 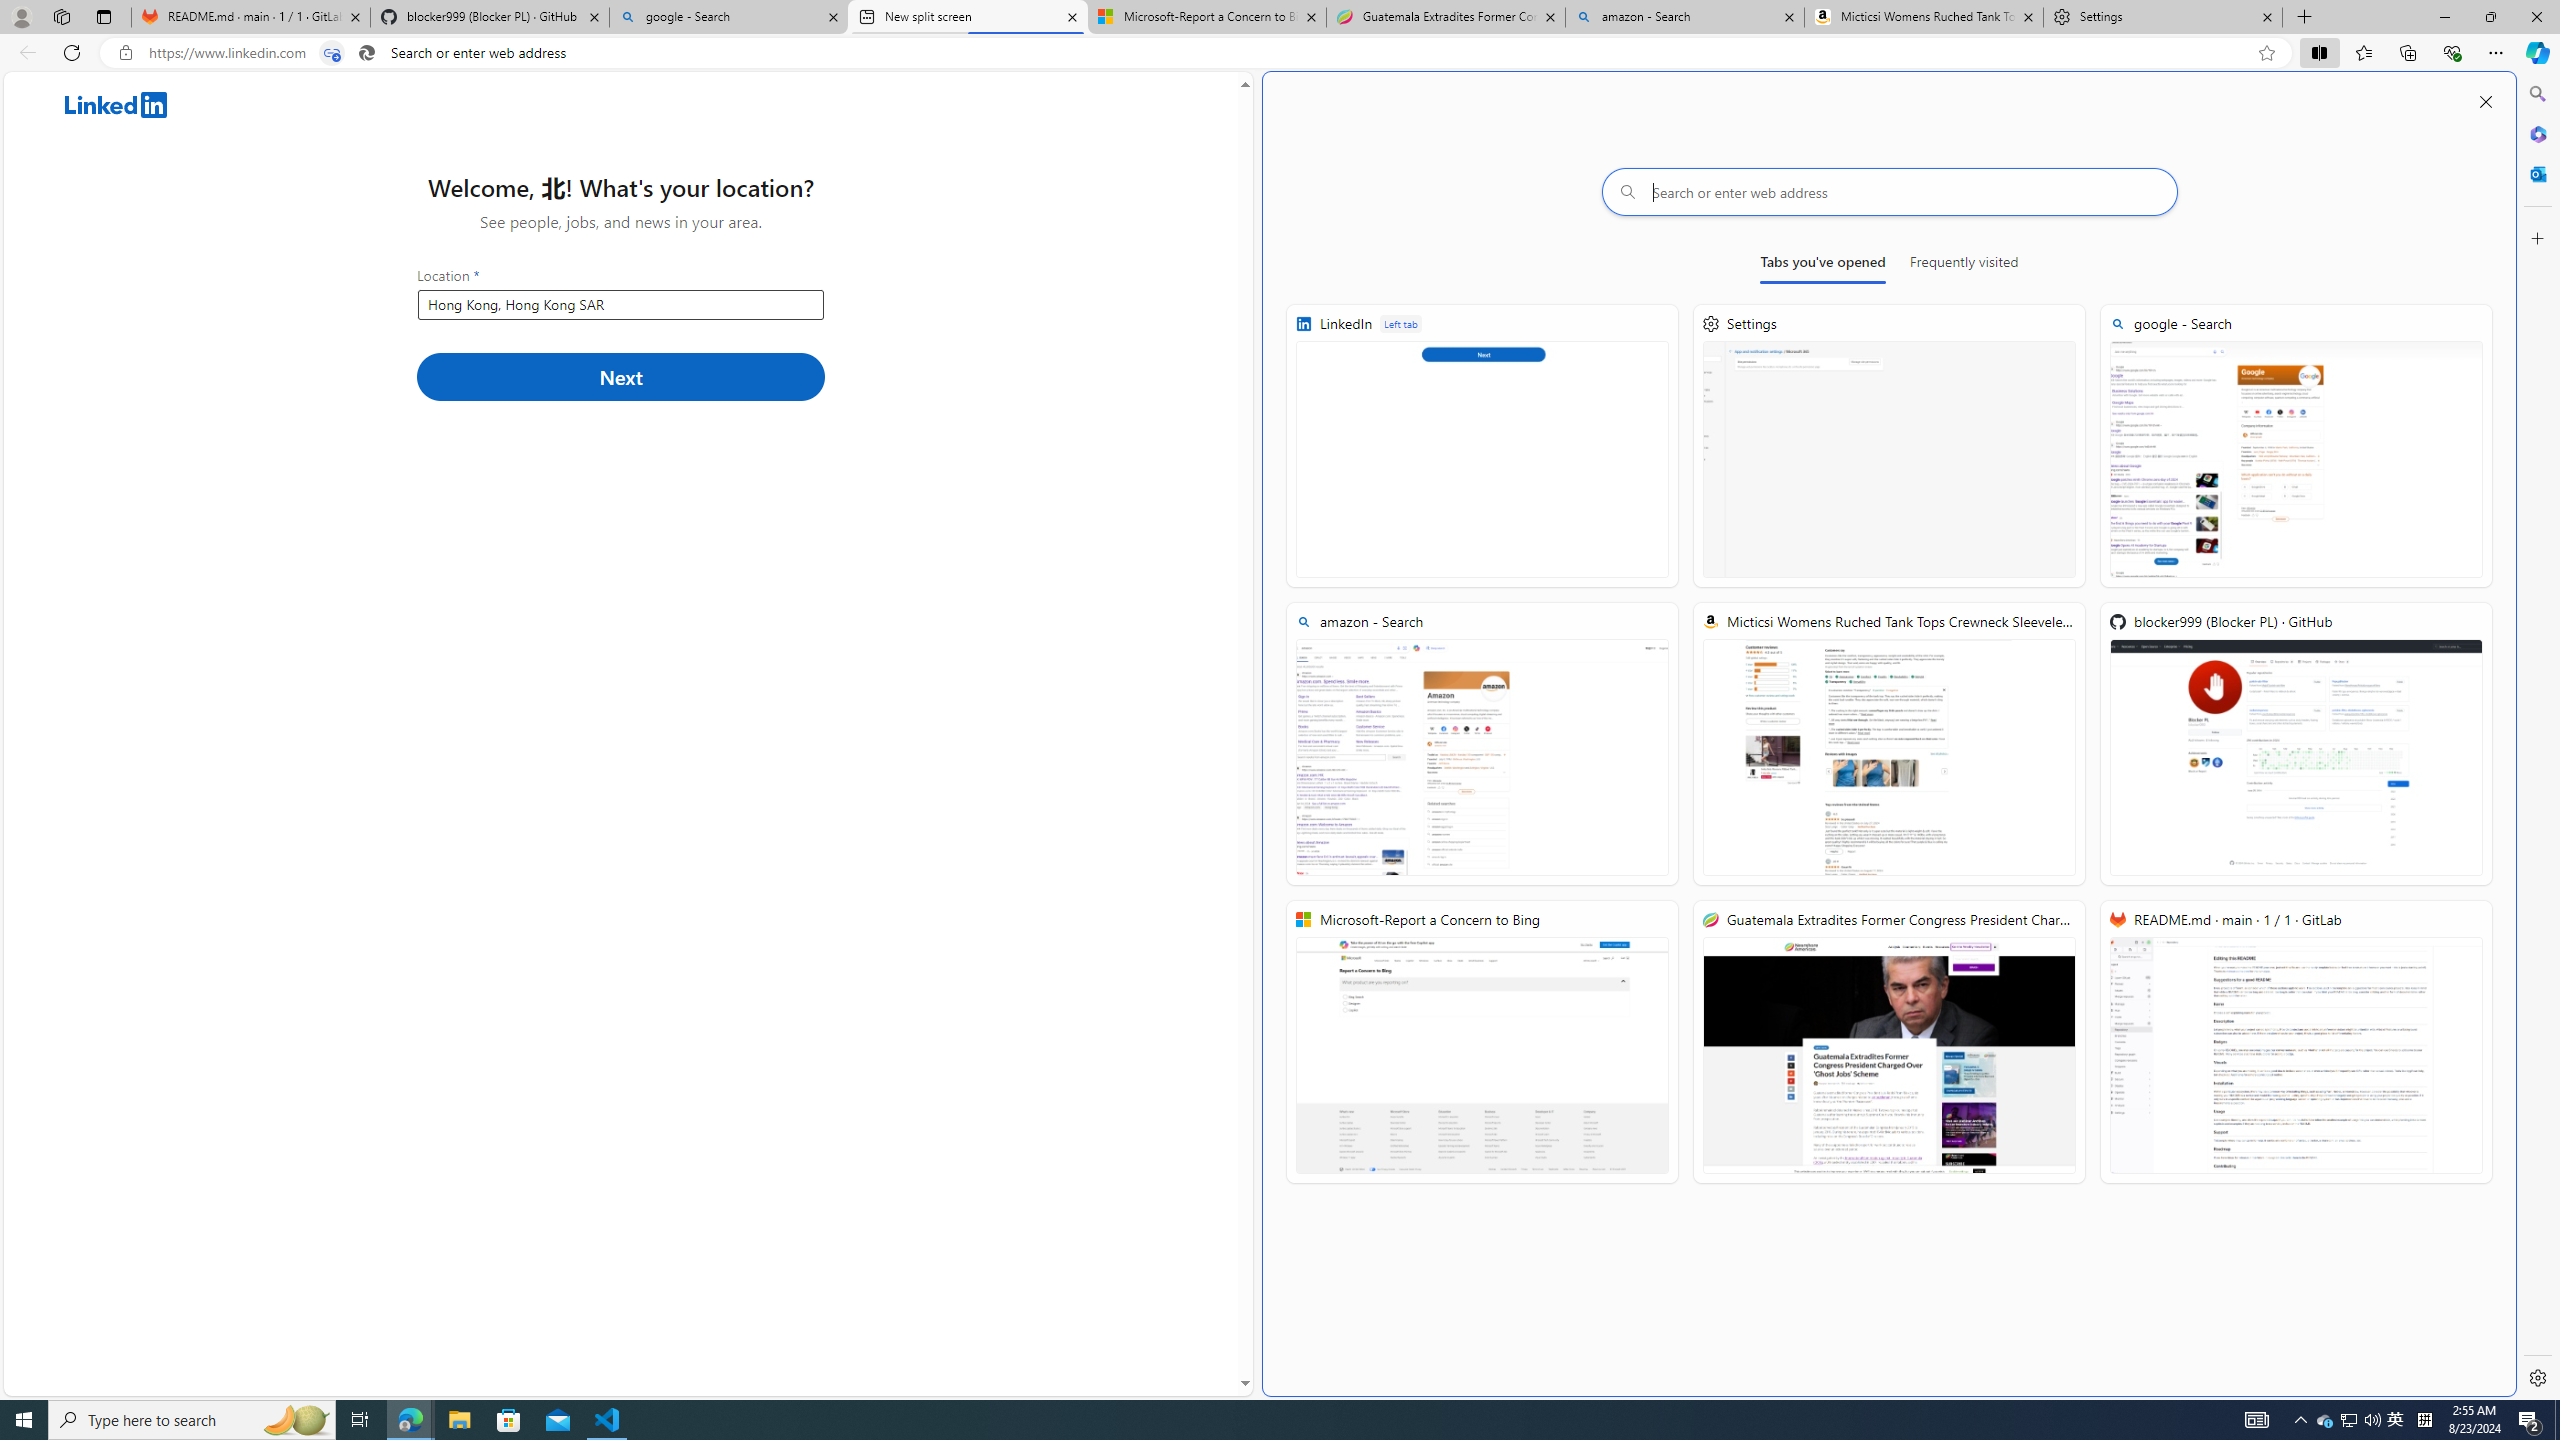 What do you see at coordinates (1888, 191) in the screenshot?
I see `'Search or enter web address'` at bounding box center [1888, 191].